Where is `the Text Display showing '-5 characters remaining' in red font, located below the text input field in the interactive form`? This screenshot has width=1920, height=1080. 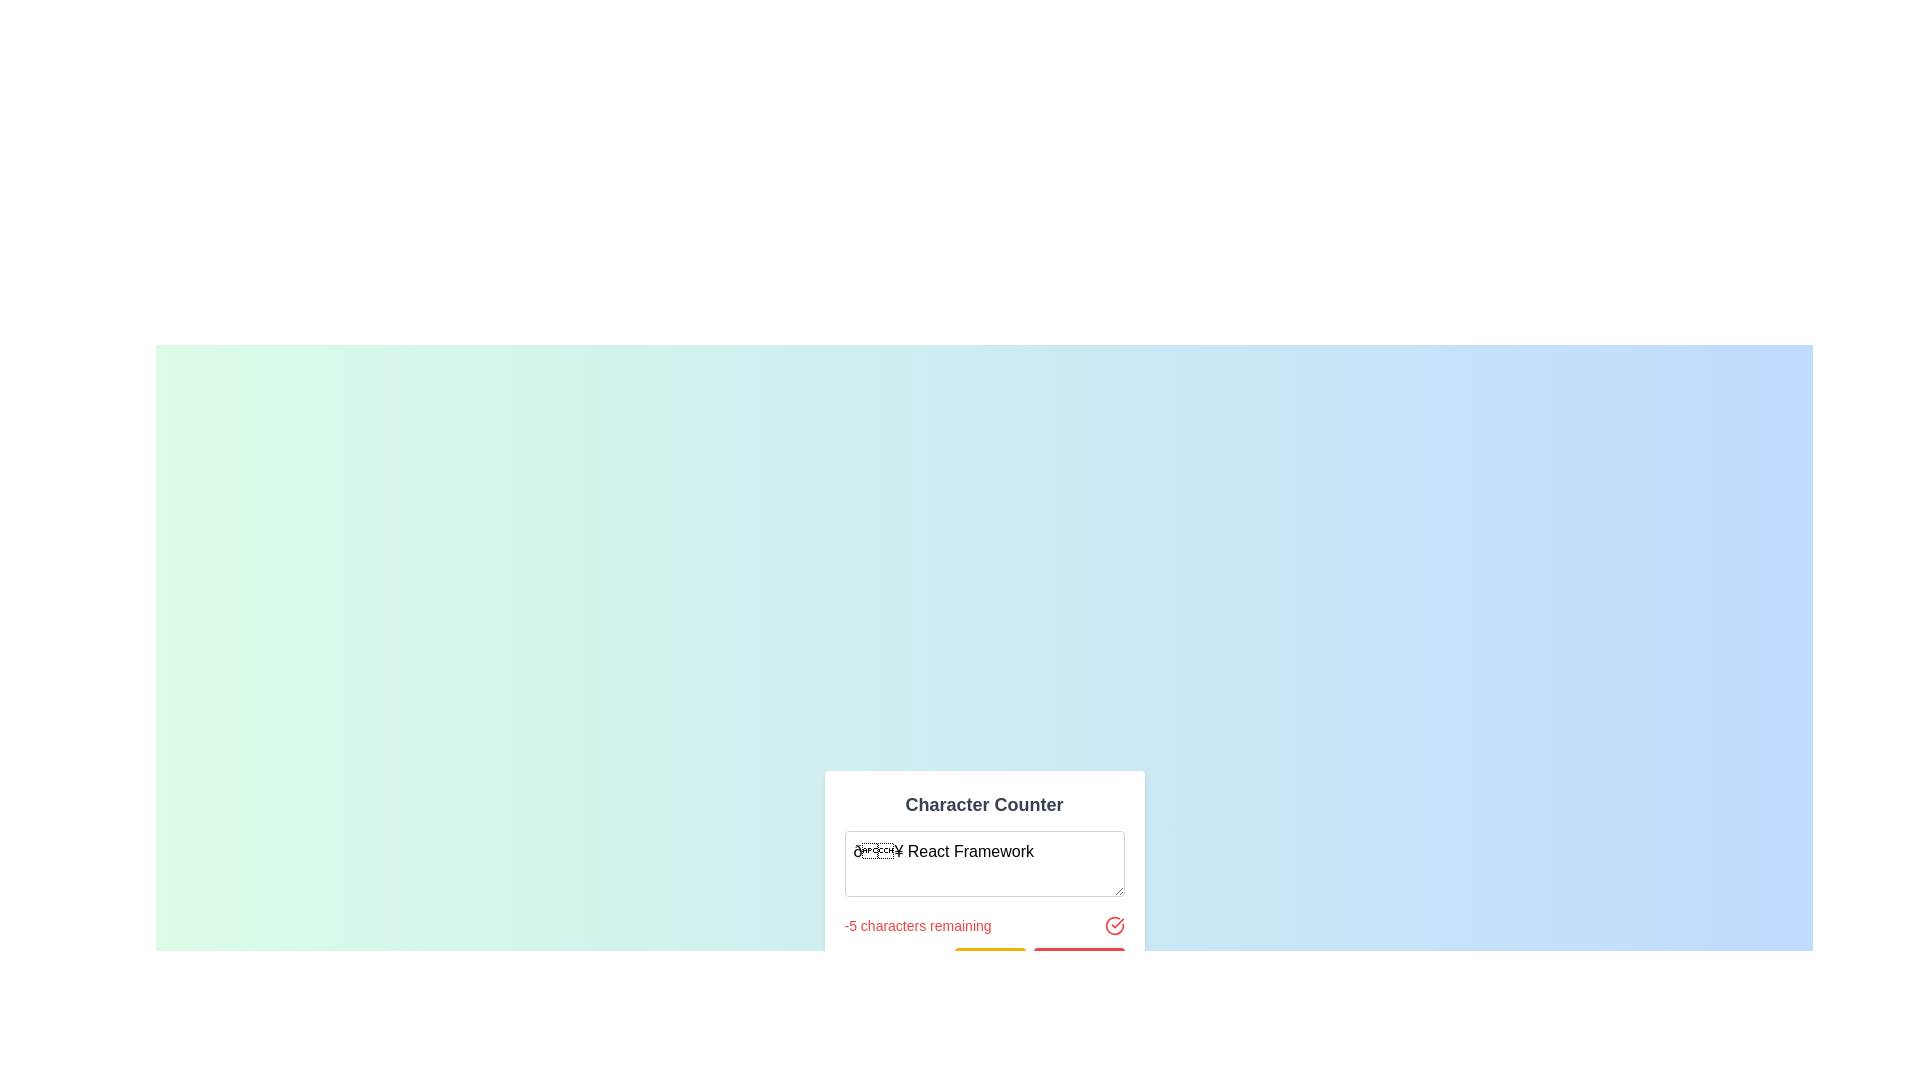
the Text Display showing '-5 characters remaining' in red font, located below the text input field in the interactive form is located at coordinates (916, 925).